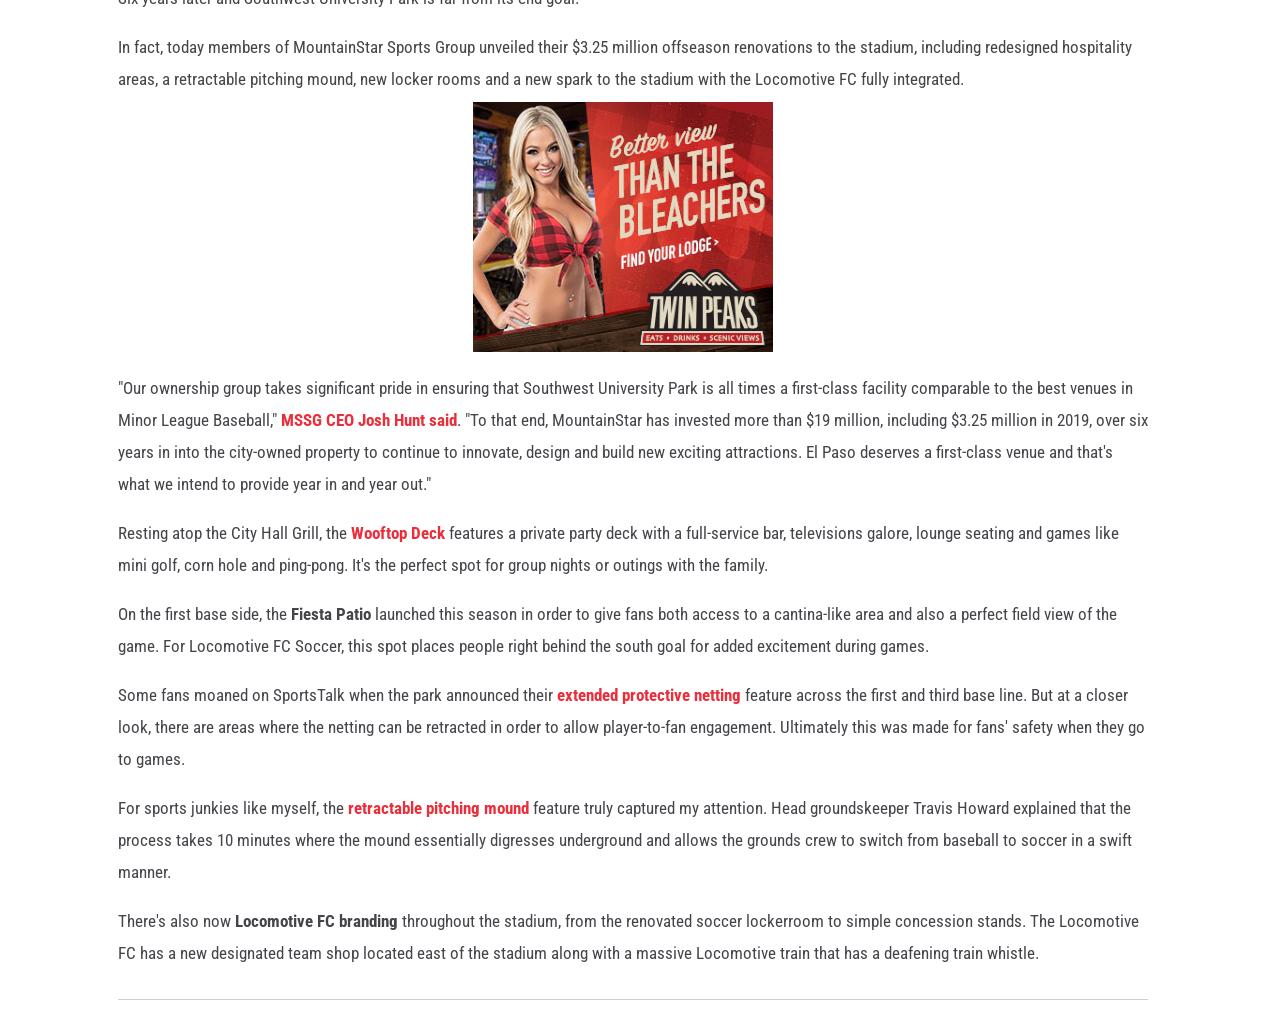 This screenshot has height=1020, width=1286. I want to click on 'Wooftop Deck', so click(397, 541).